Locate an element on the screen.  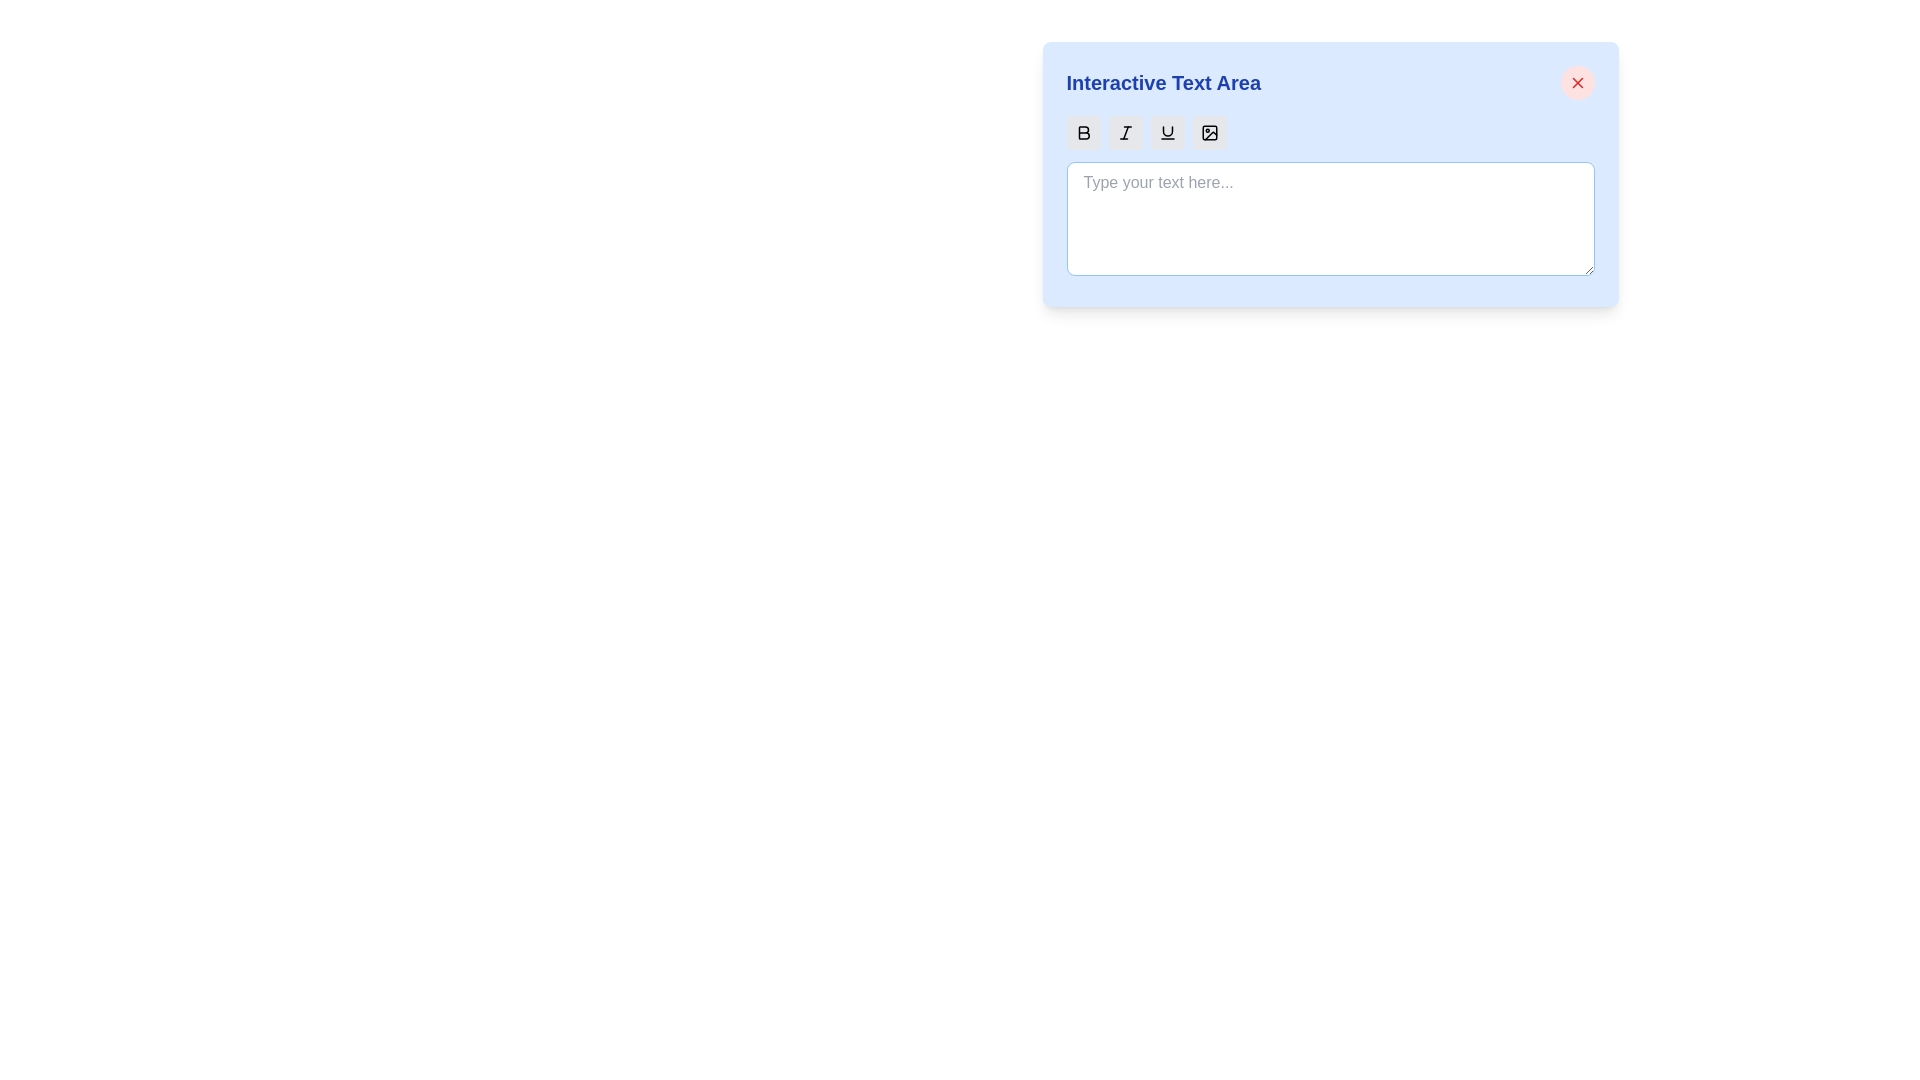
the button with an underline icon located in the formatting toolbar is located at coordinates (1167, 132).